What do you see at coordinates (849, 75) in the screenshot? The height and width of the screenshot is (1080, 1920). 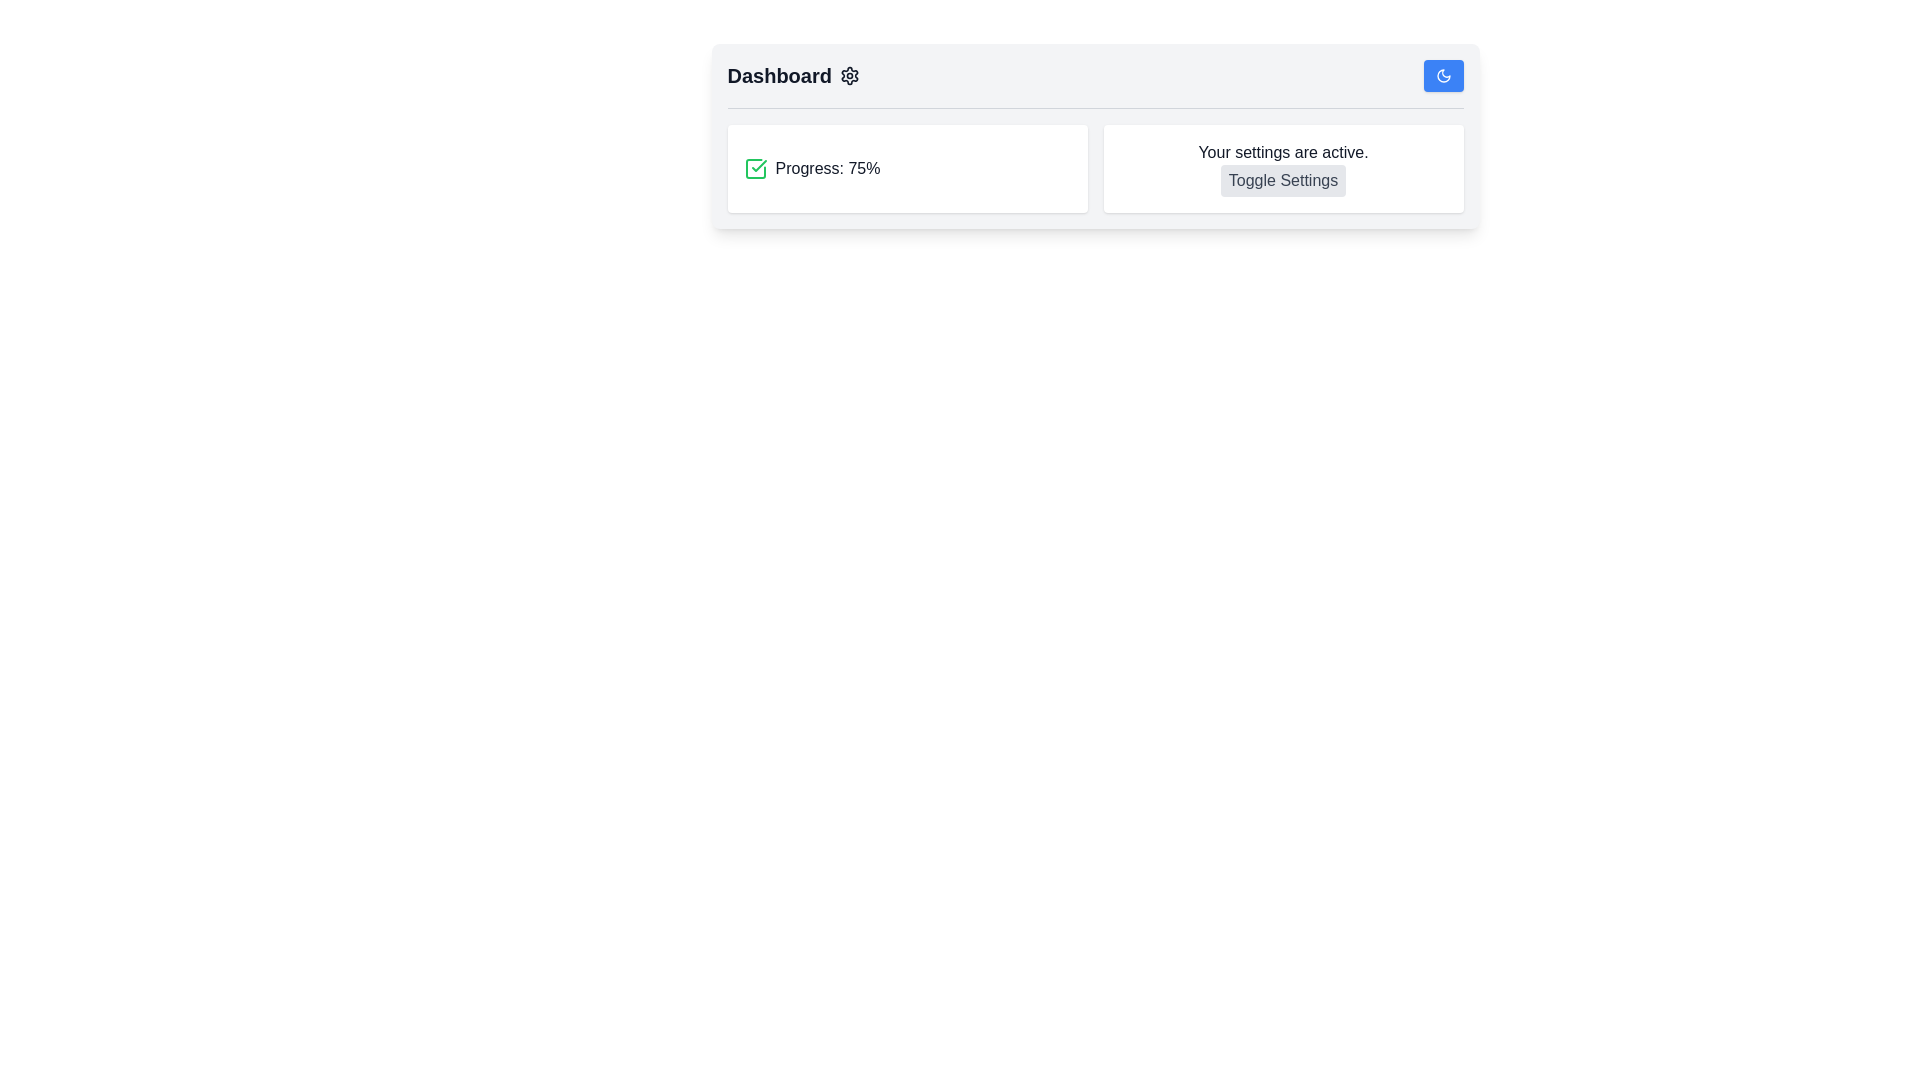 I see `the largest component of the settings icon located next to the 'Dashboard' text at the top-left portion of the interface` at bounding box center [849, 75].